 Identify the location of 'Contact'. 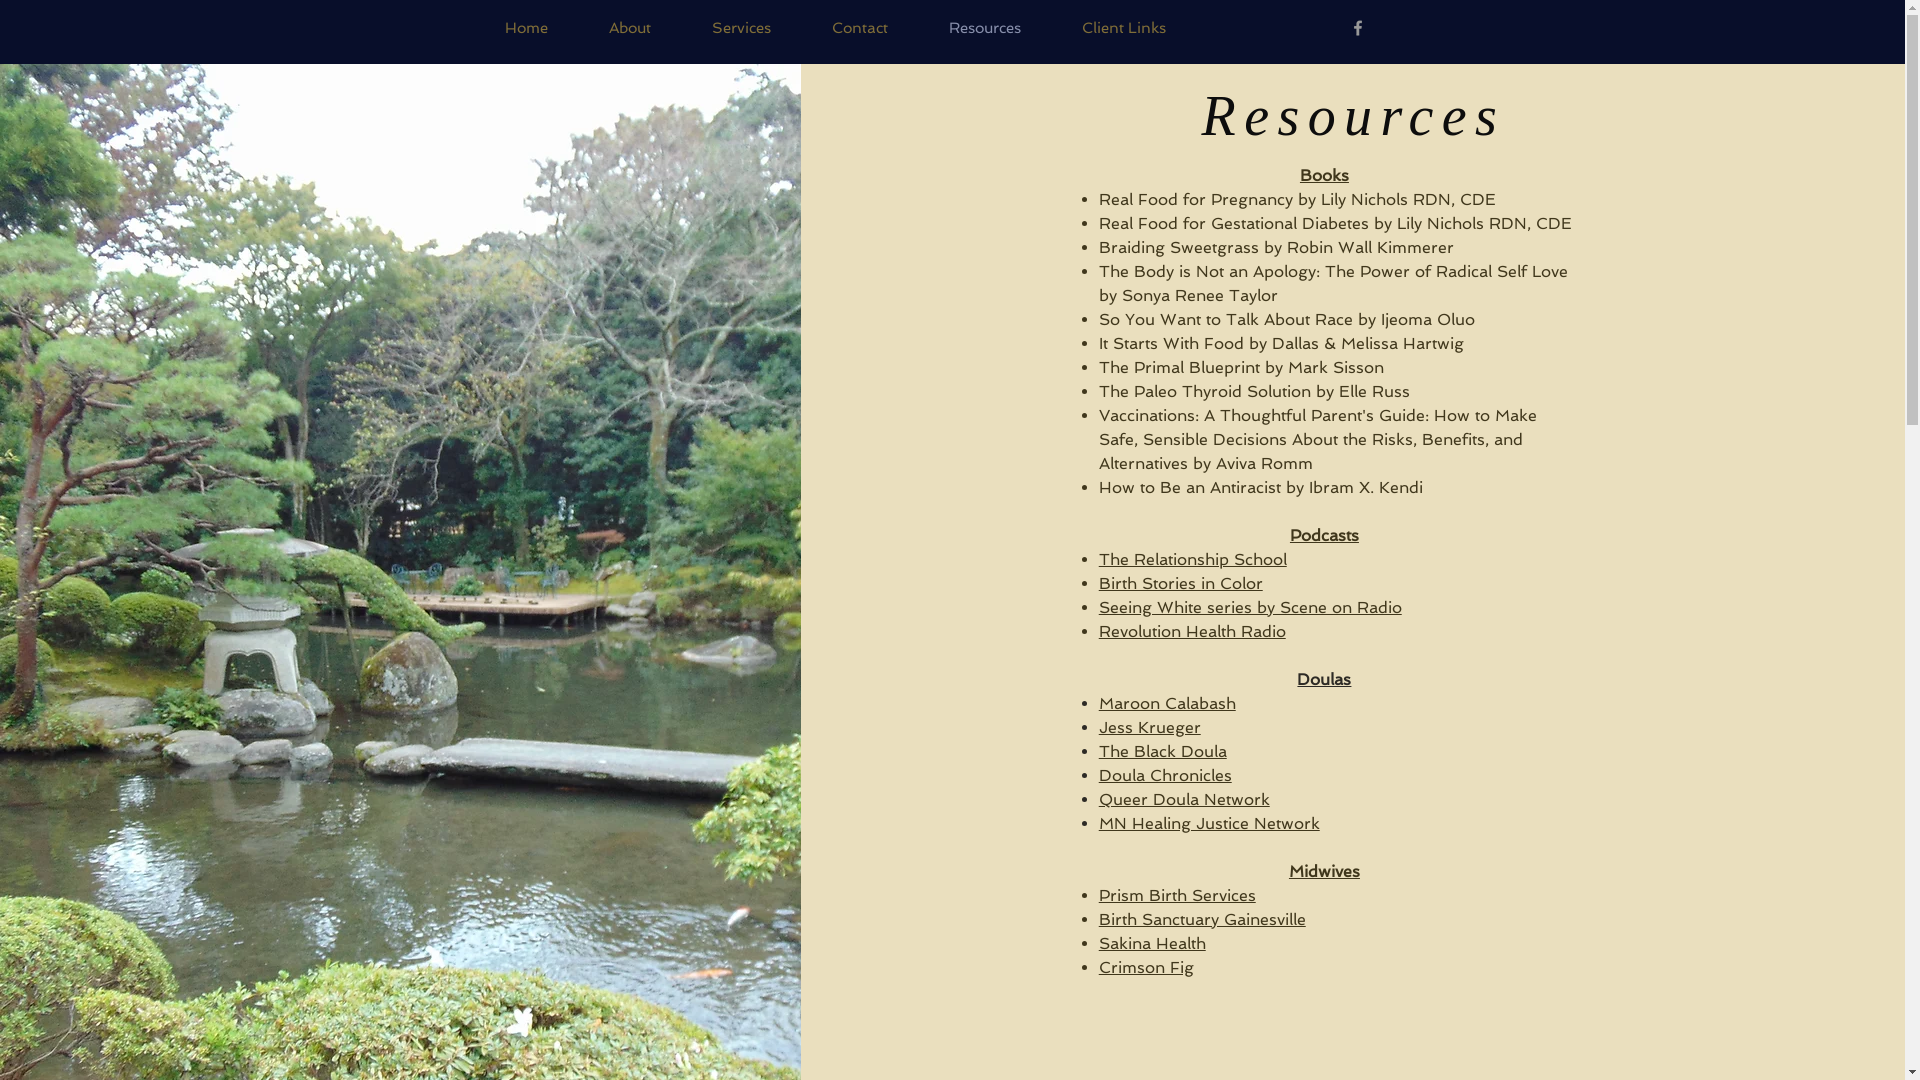
(860, 27).